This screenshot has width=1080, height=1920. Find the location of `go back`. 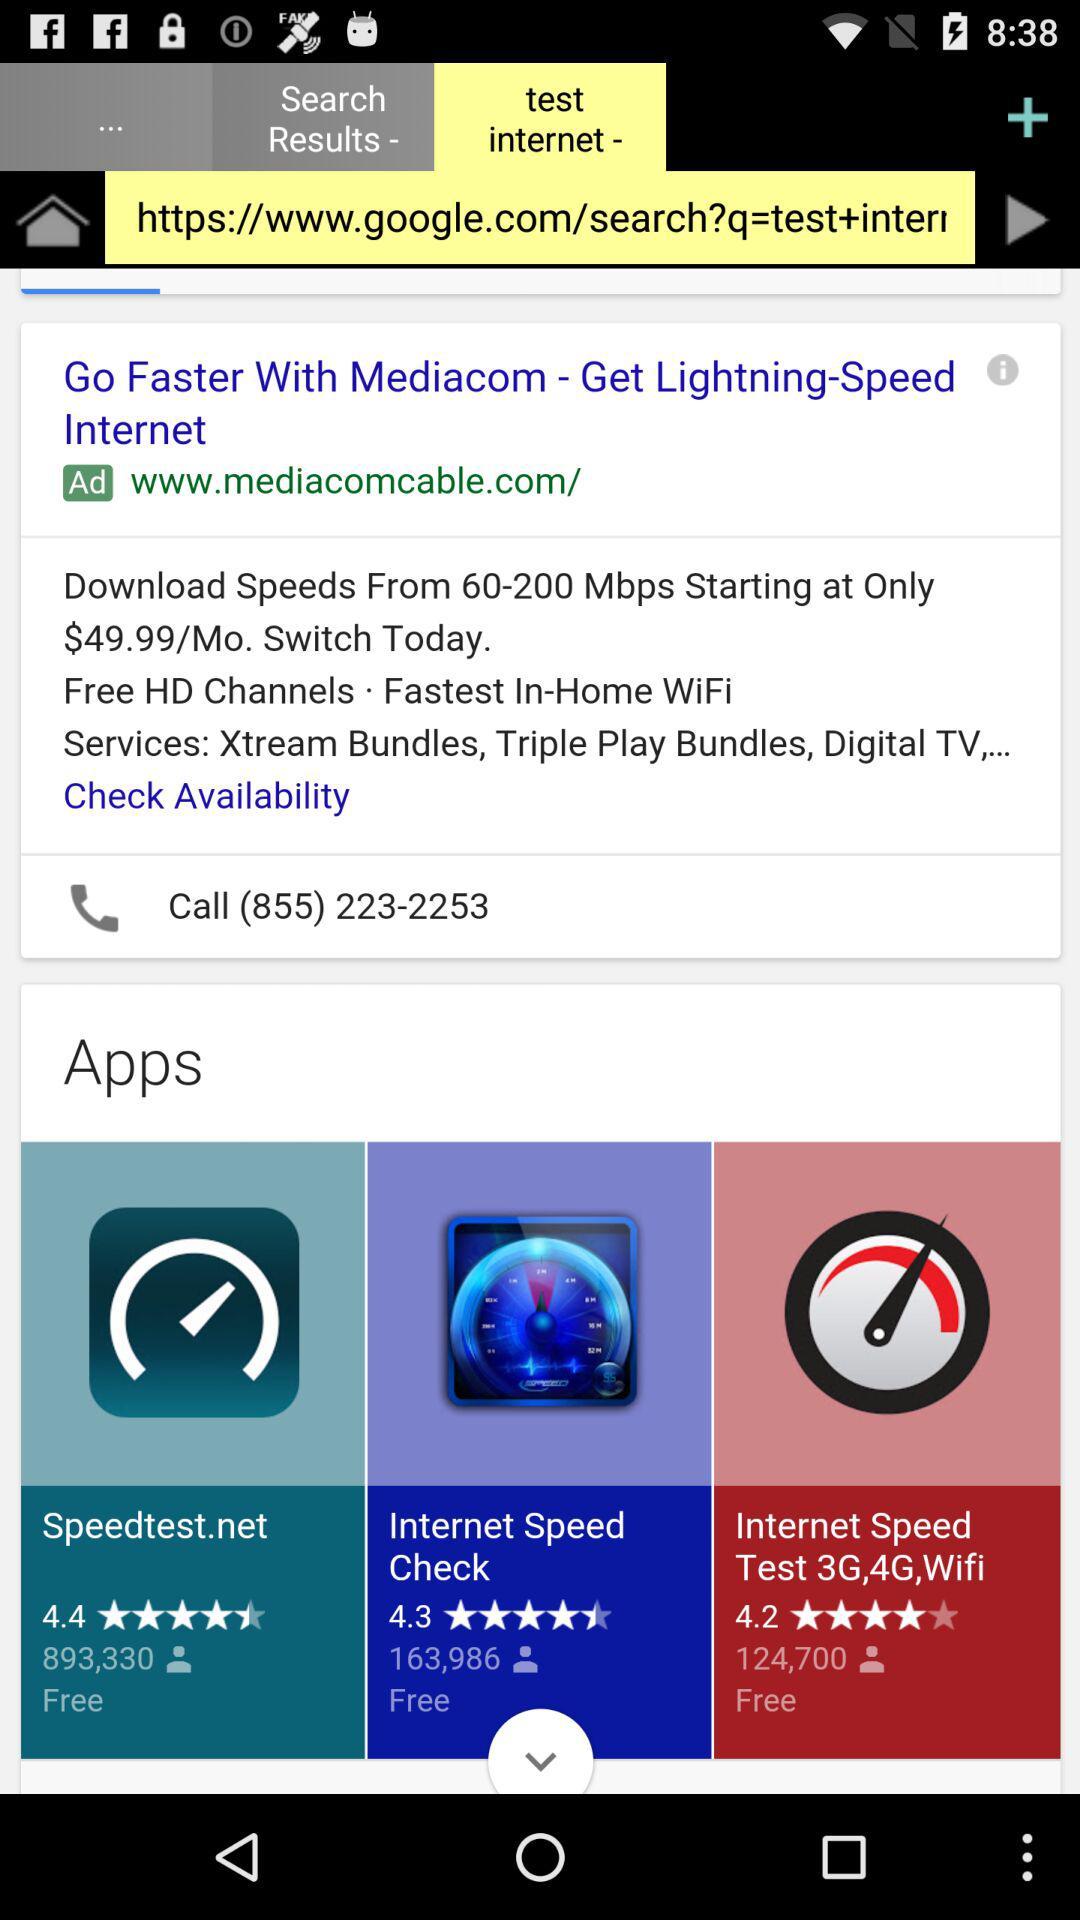

go back is located at coordinates (1027, 219).